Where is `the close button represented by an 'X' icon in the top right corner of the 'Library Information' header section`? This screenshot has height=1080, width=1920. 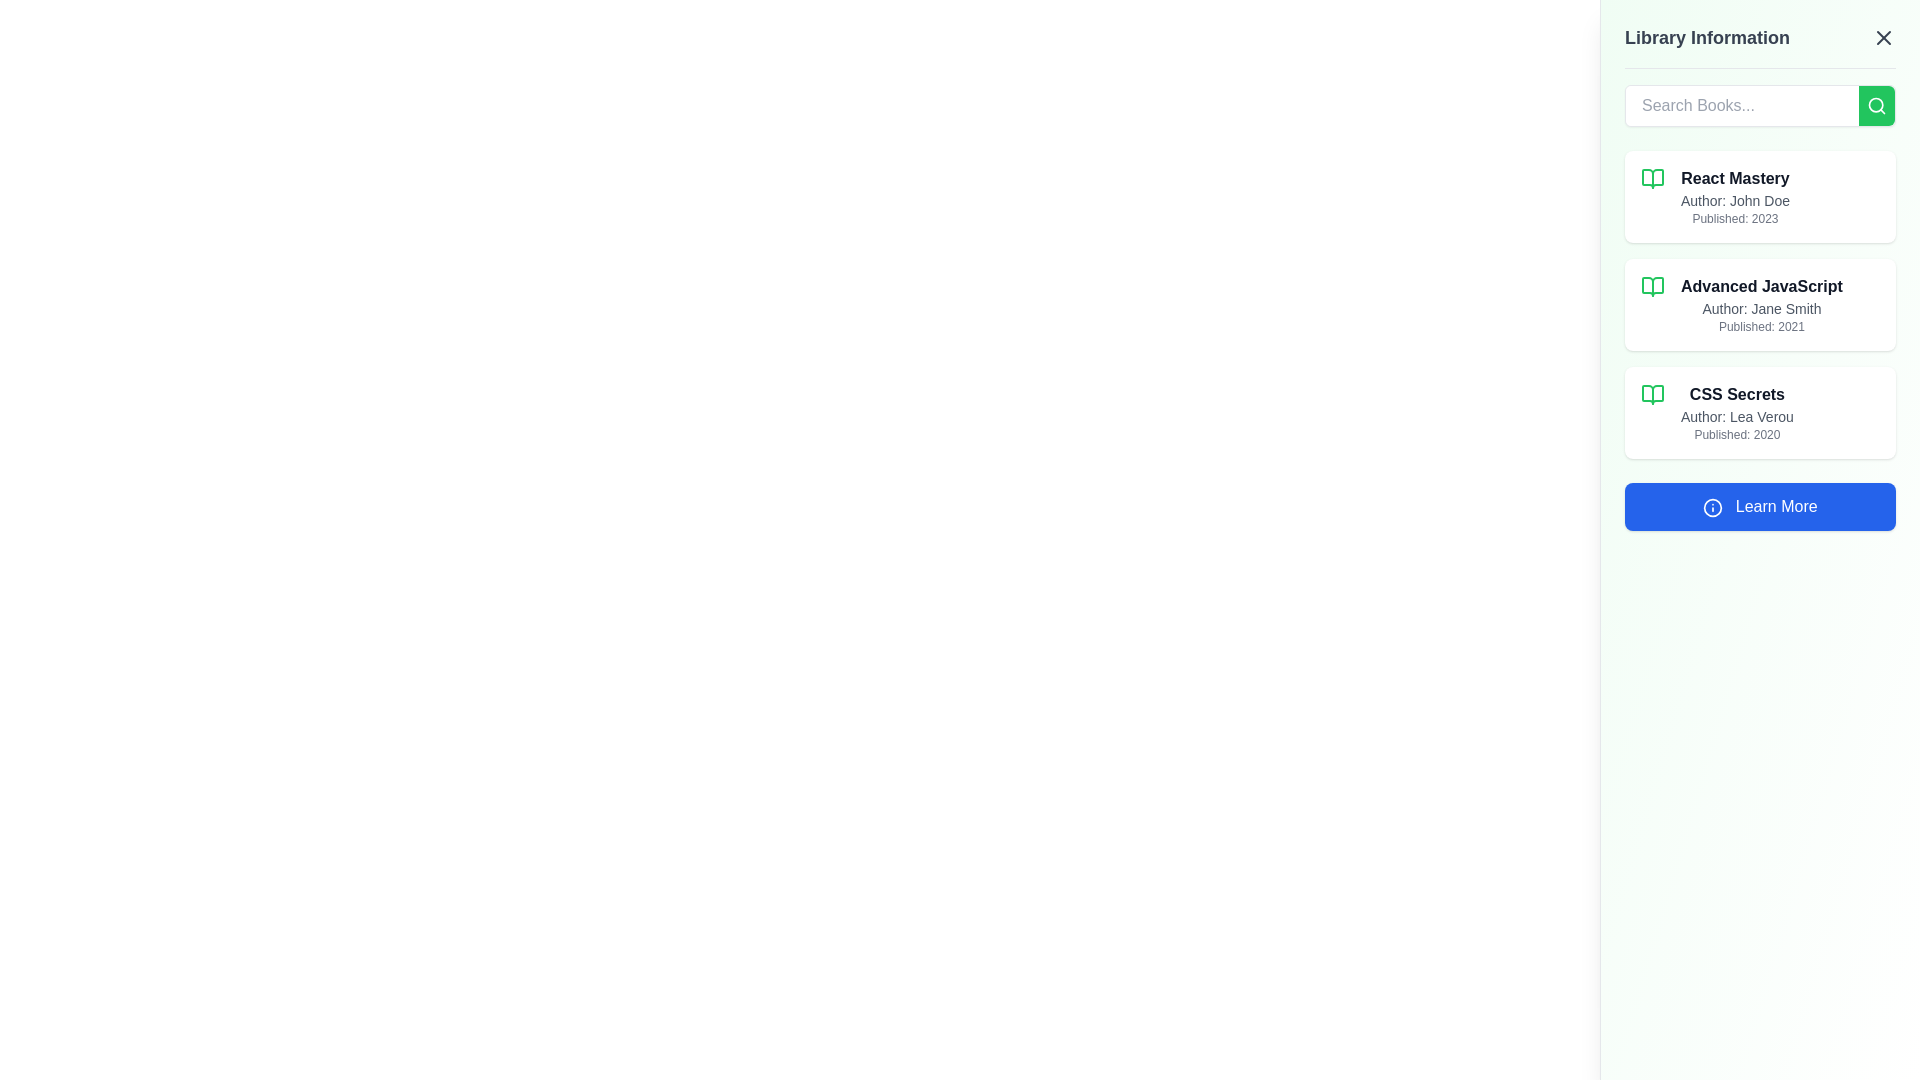 the close button represented by an 'X' icon in the top right corner of the 'Library Information' header section is located at coordinates (1882, 38).